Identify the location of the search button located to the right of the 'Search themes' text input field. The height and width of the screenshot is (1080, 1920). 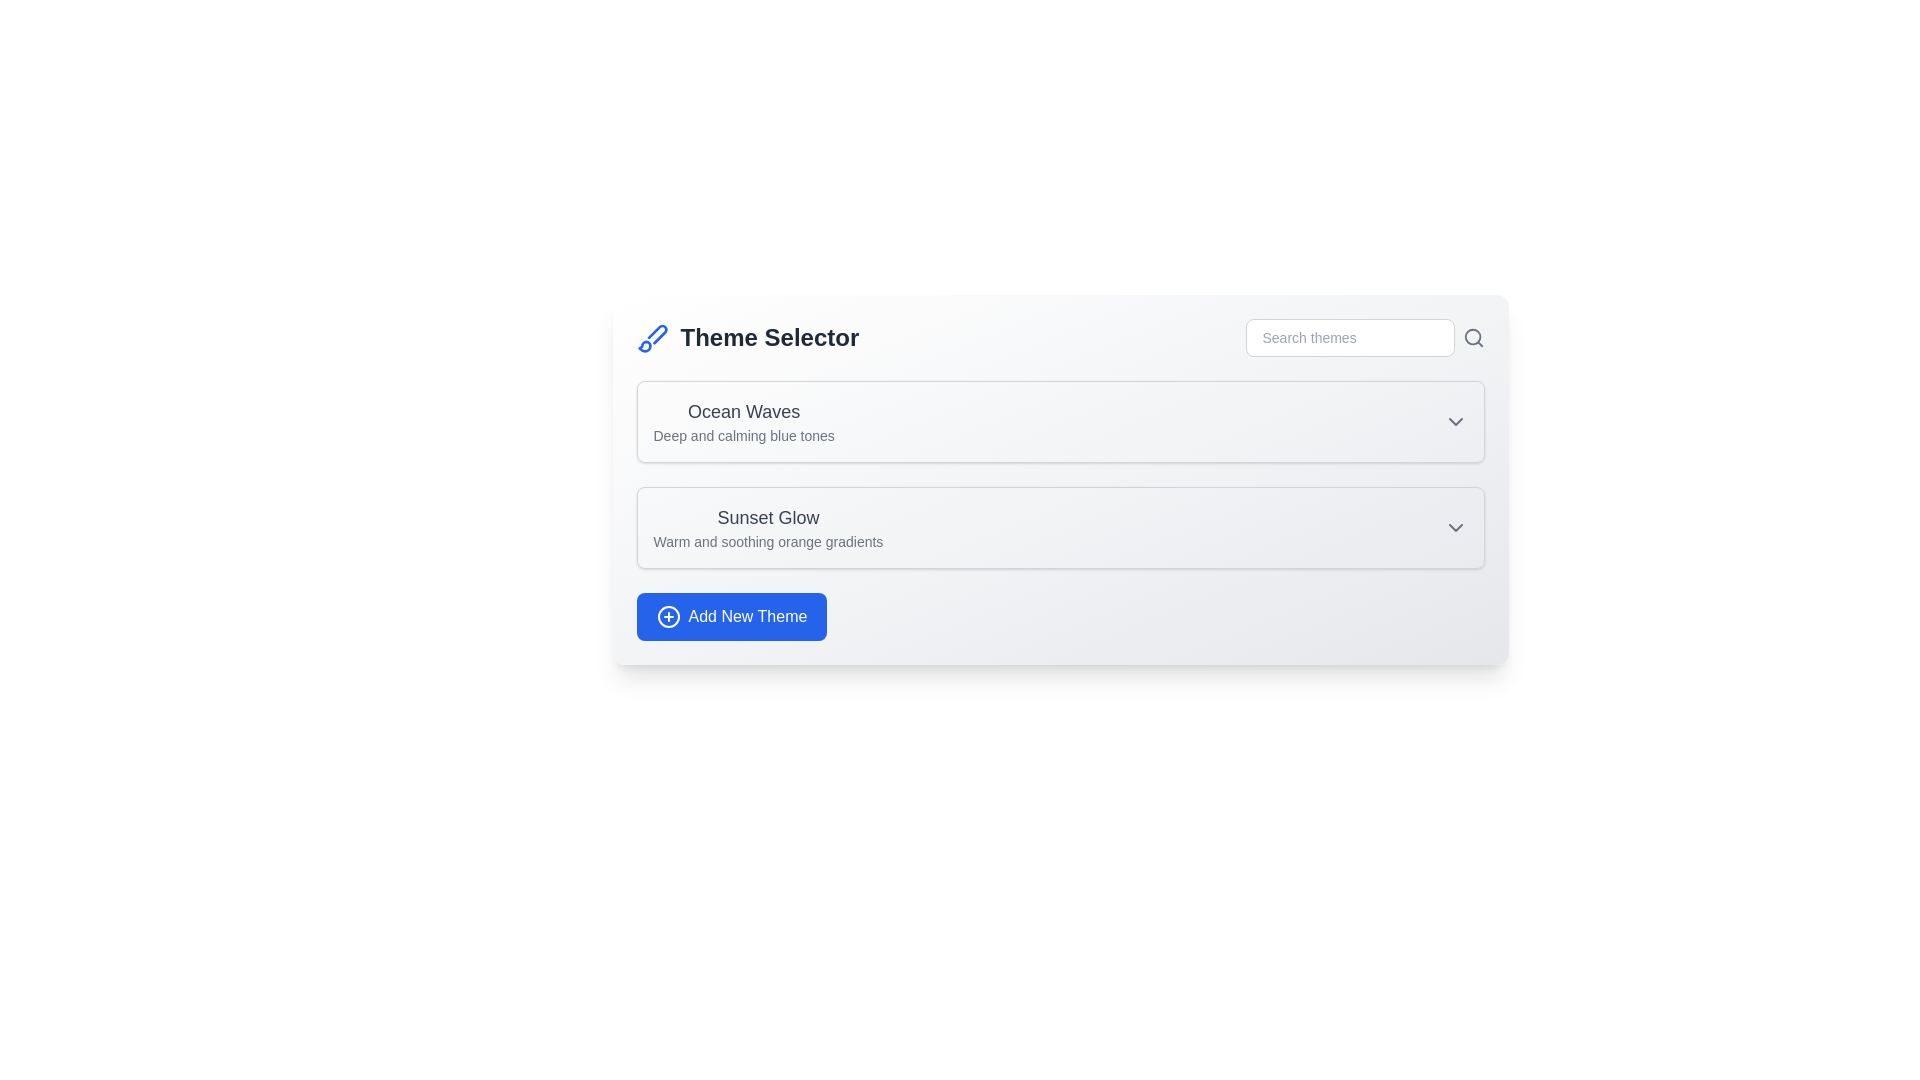
(1473, 337).